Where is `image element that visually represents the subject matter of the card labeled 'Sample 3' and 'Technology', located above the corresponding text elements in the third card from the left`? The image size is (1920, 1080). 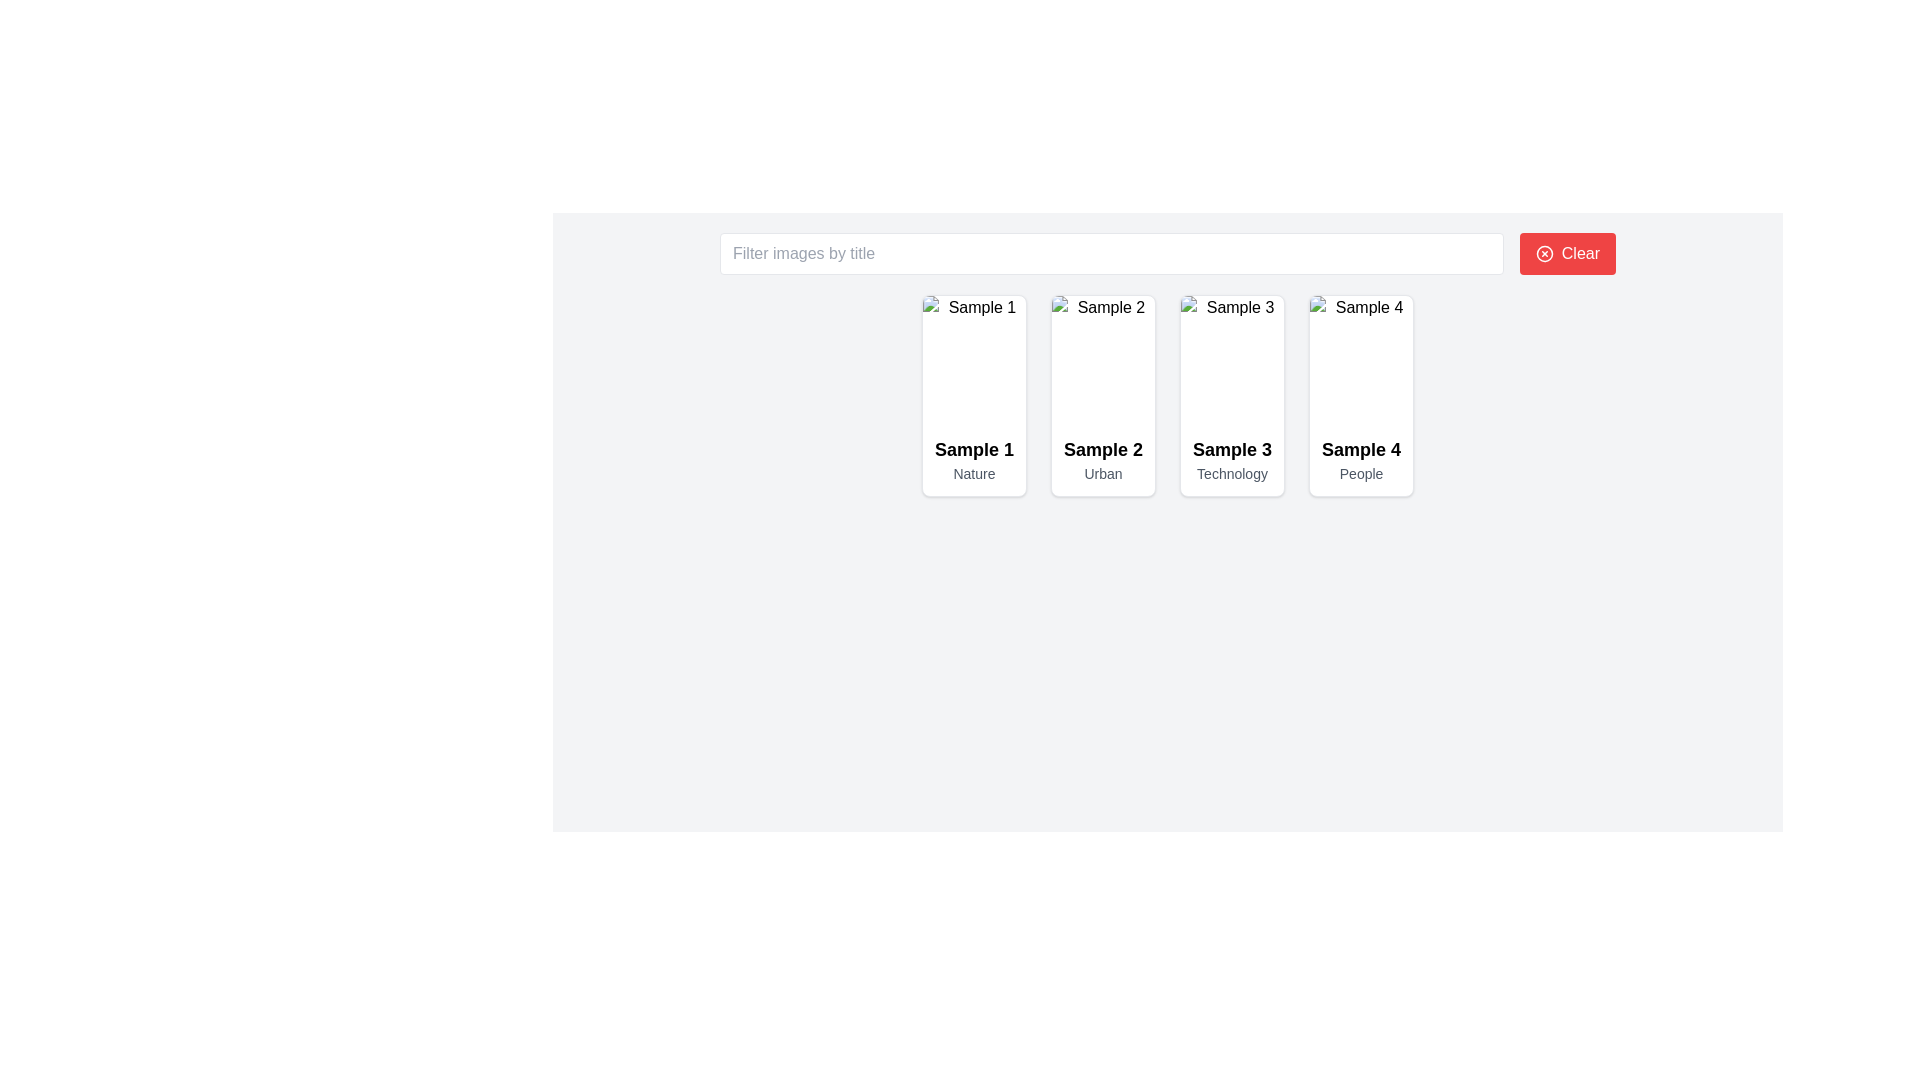 image element that visually represents the subject matter of the card labeled 'Sample 3' and 'Technology', located above the corresponding text elements in the third card from the left is located at coordinates (1231, 358).